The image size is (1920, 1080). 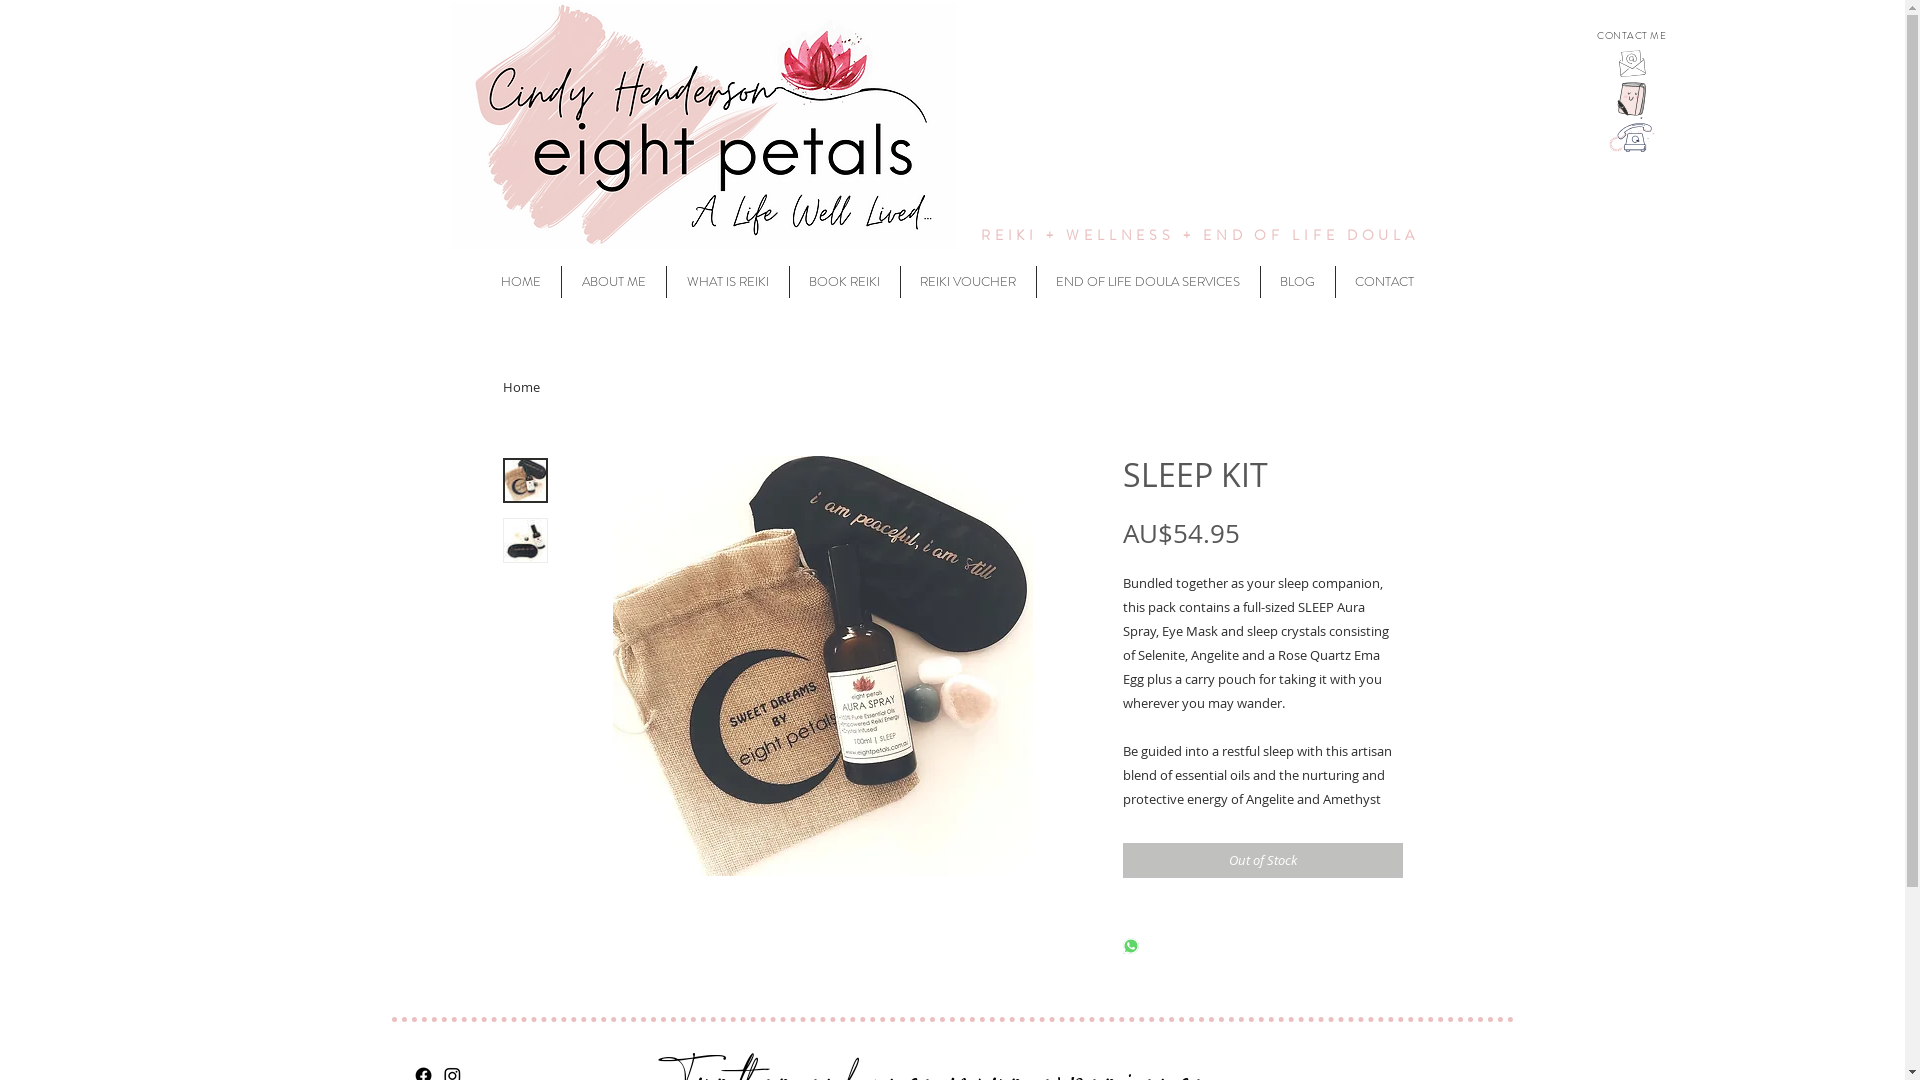 I want to click on 'WHAT IS REIKI', so click(x=725, y=281).